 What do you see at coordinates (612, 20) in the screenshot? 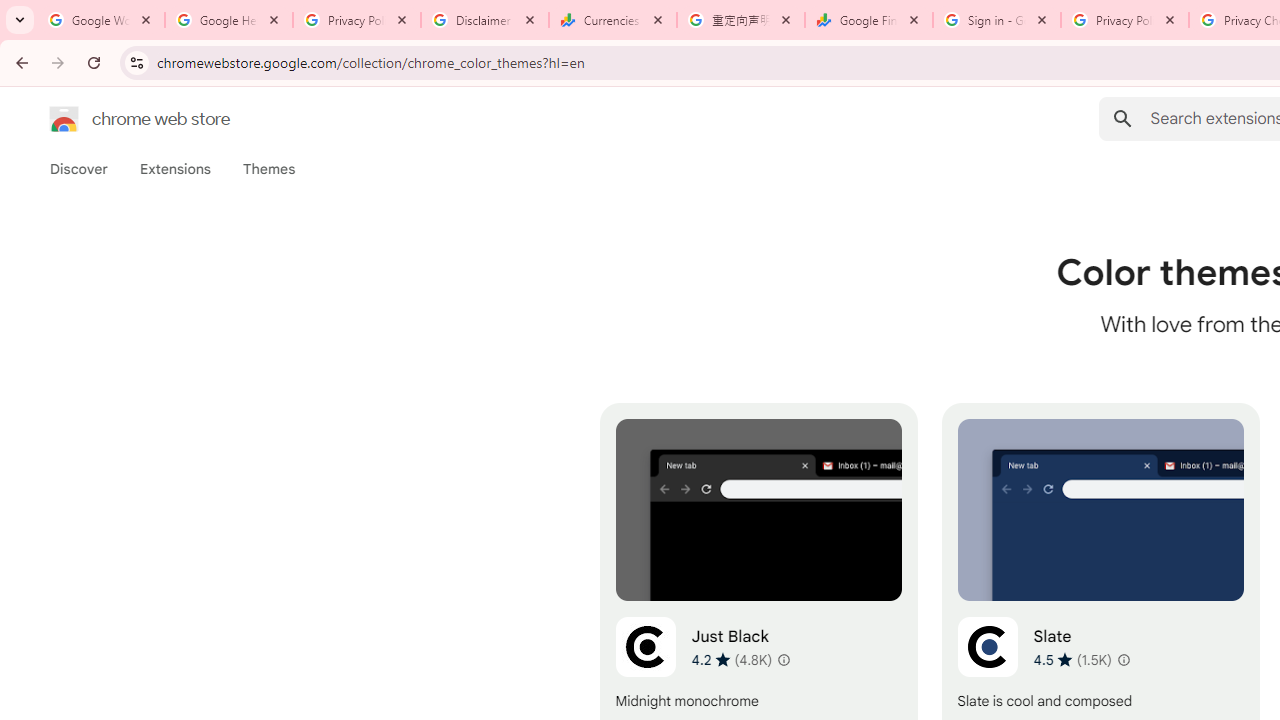
I see `'Currencies - Google Finance'` at bounding box center [612, 20].